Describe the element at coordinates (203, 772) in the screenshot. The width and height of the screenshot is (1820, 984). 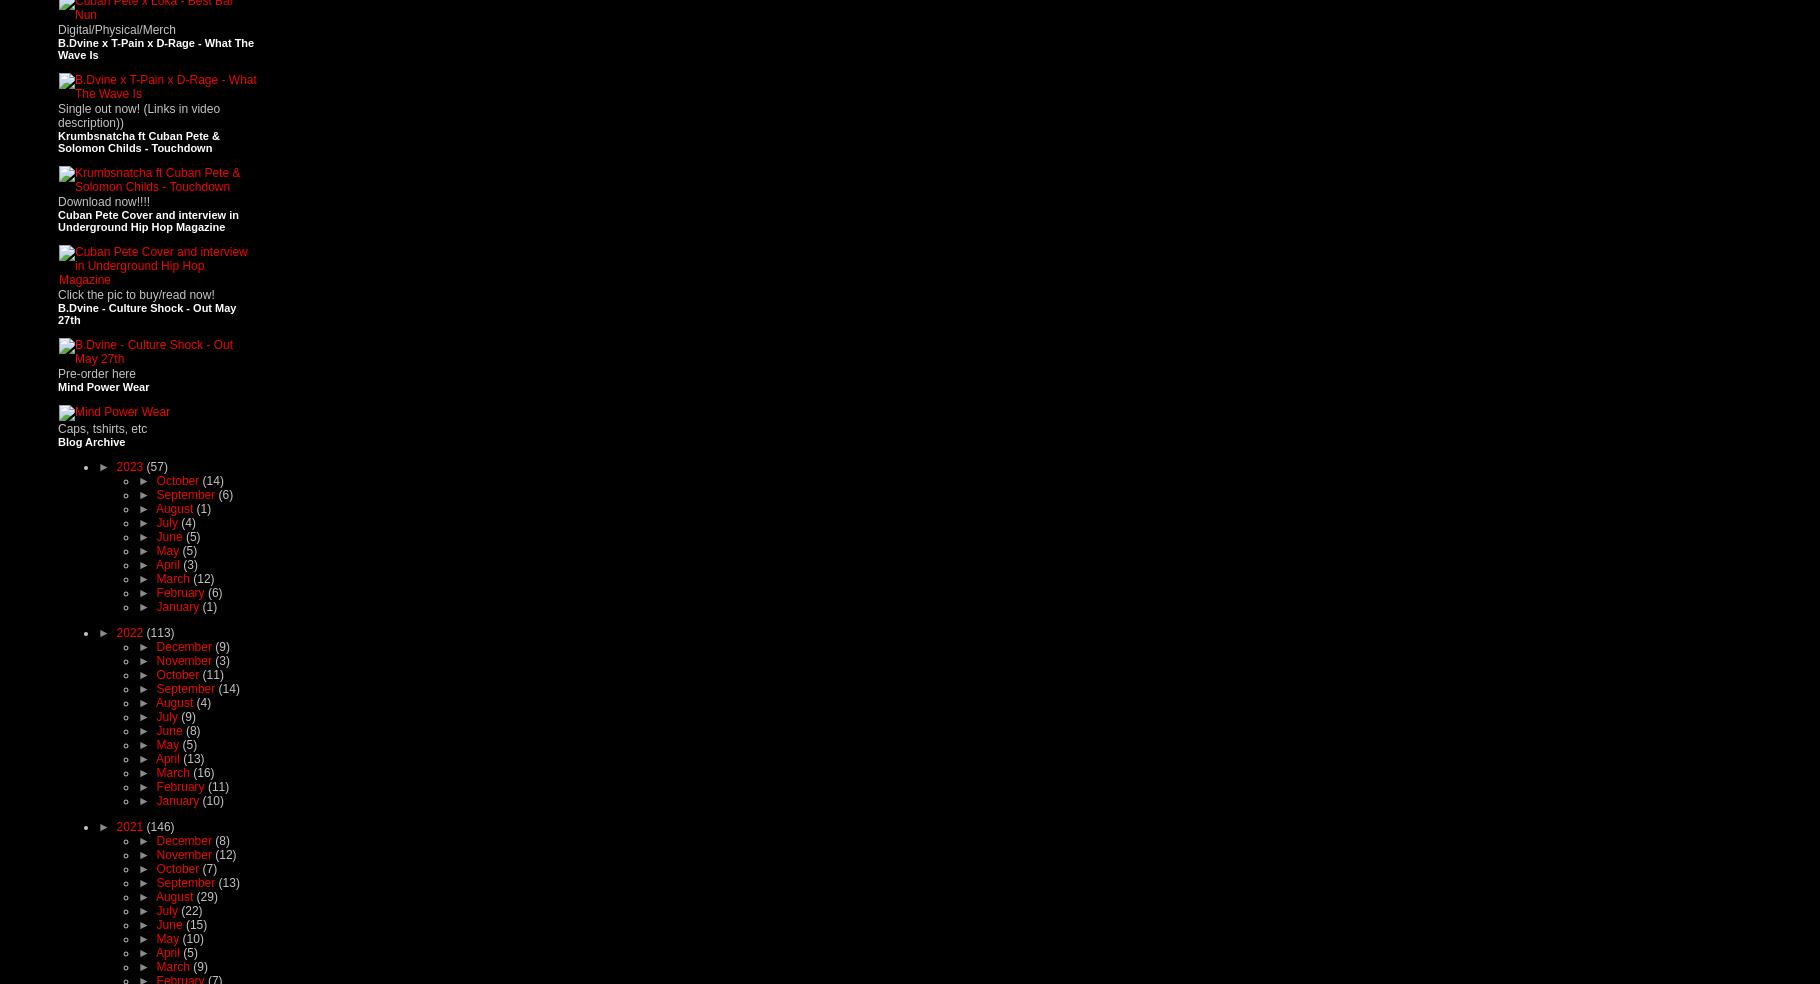
I see `'(16)'` at that location.